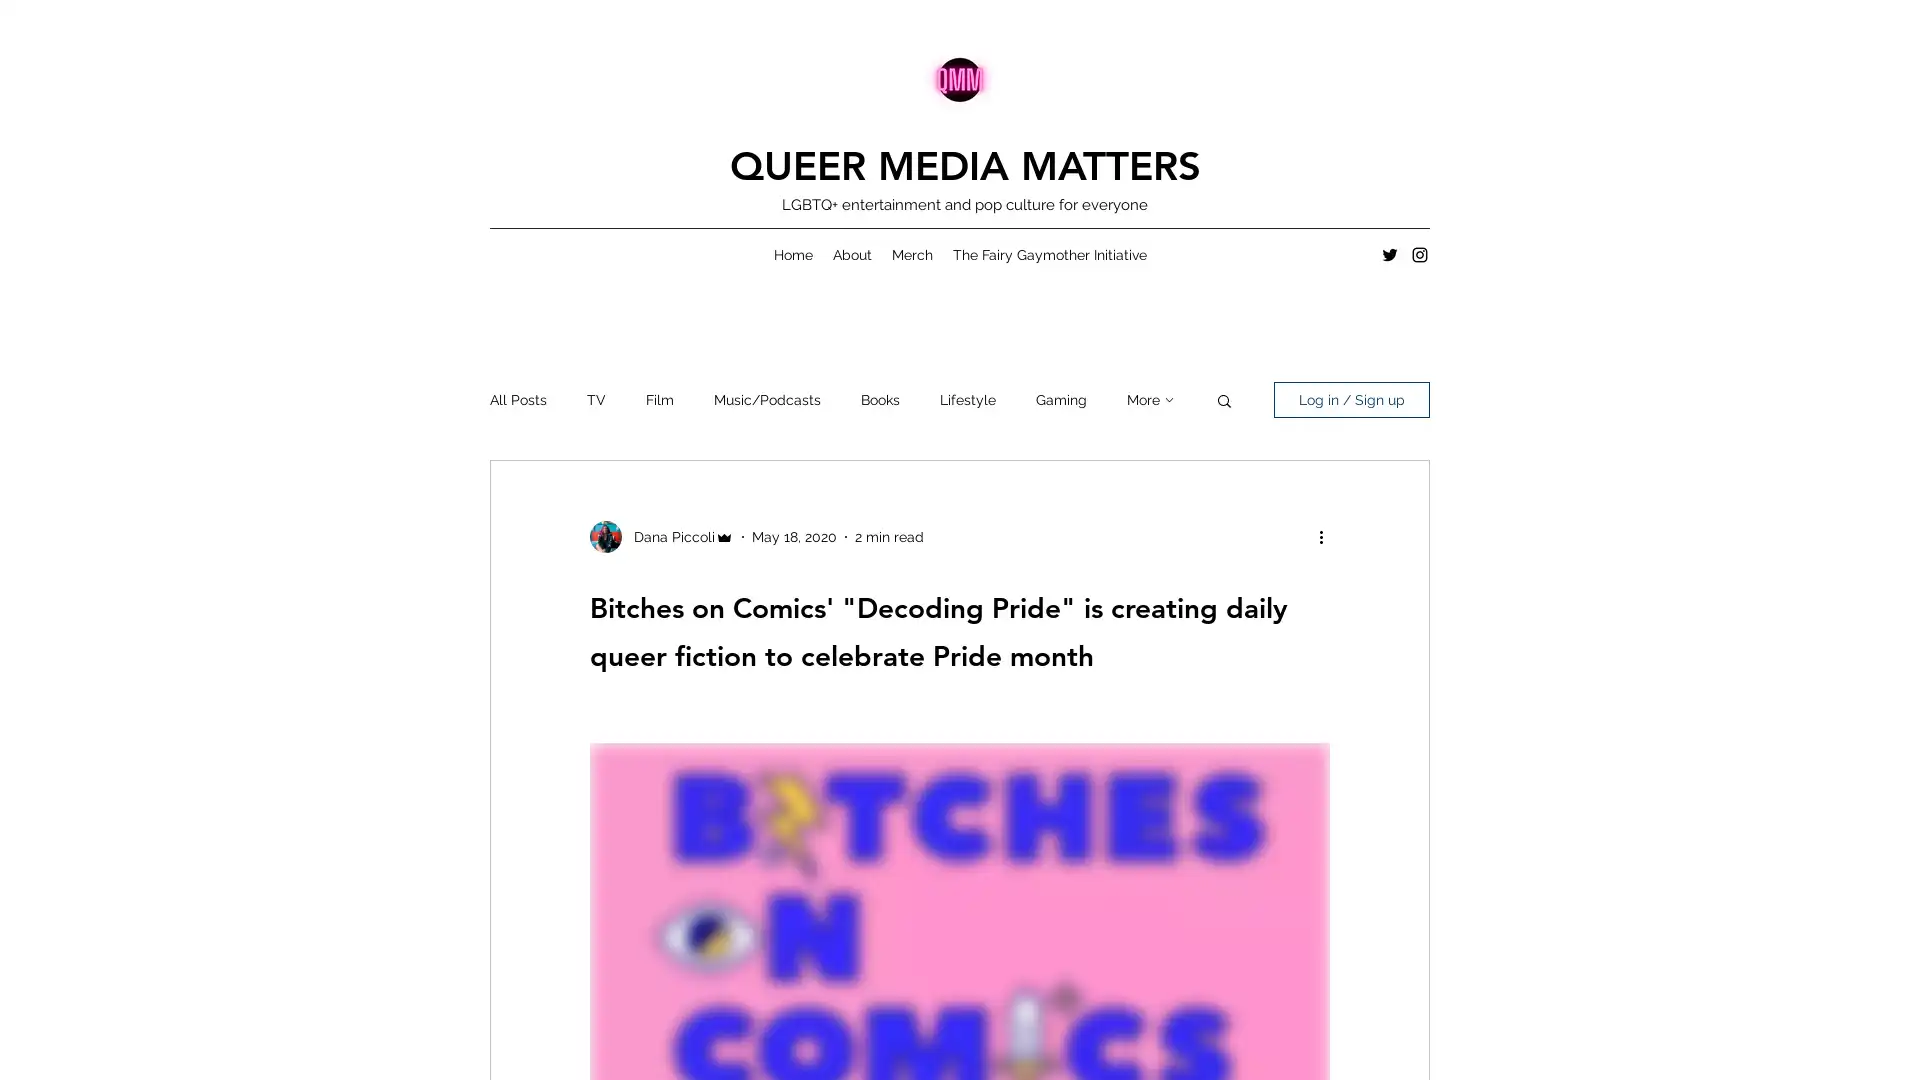 This screenshot has height=1080, width=1920. Describe the element at coordinates (1352, 400) in the screenshot. I see `Log in / Sign up` at that location.